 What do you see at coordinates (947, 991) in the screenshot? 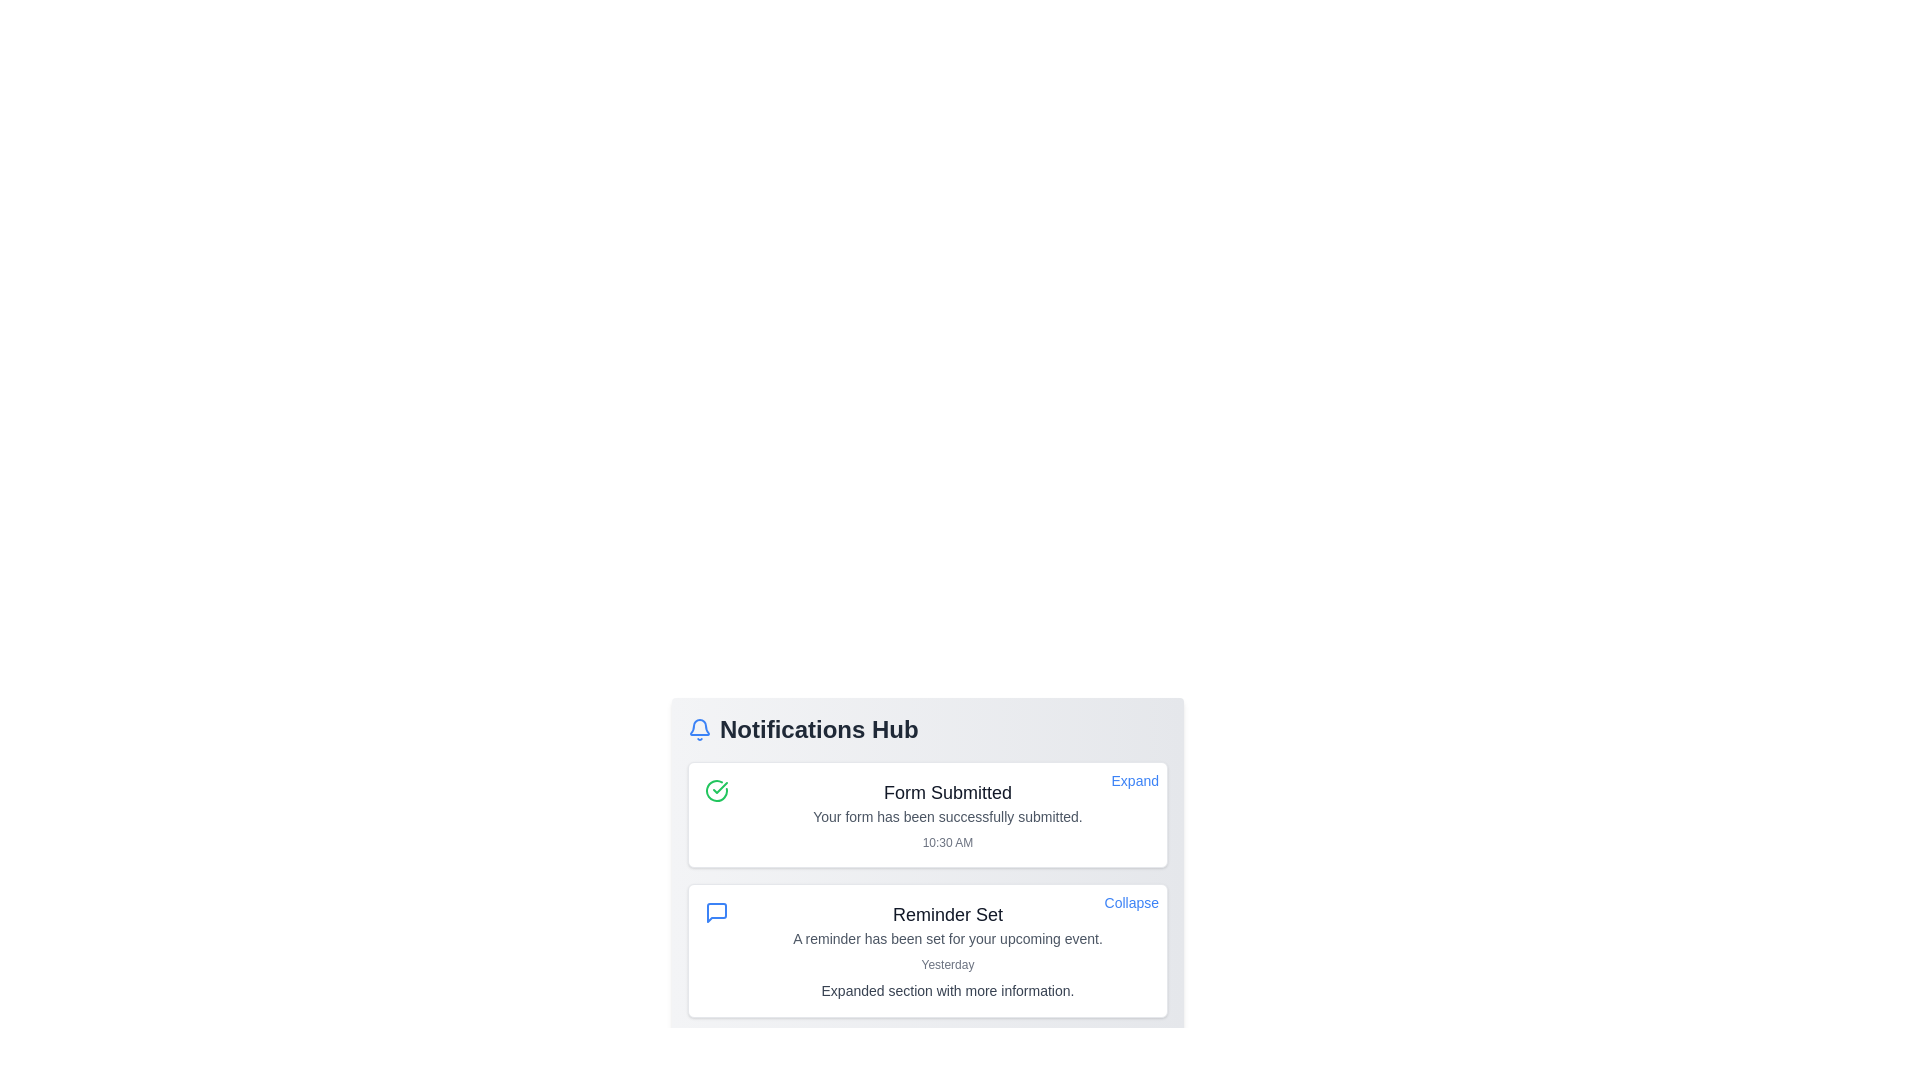
I see `text string saying 'Expanded section with more information.' located below the 'Yesterday' timestamp in the notification titled 'Reminder Set' within the Notifications Hub` at bounding box center [947, 991].